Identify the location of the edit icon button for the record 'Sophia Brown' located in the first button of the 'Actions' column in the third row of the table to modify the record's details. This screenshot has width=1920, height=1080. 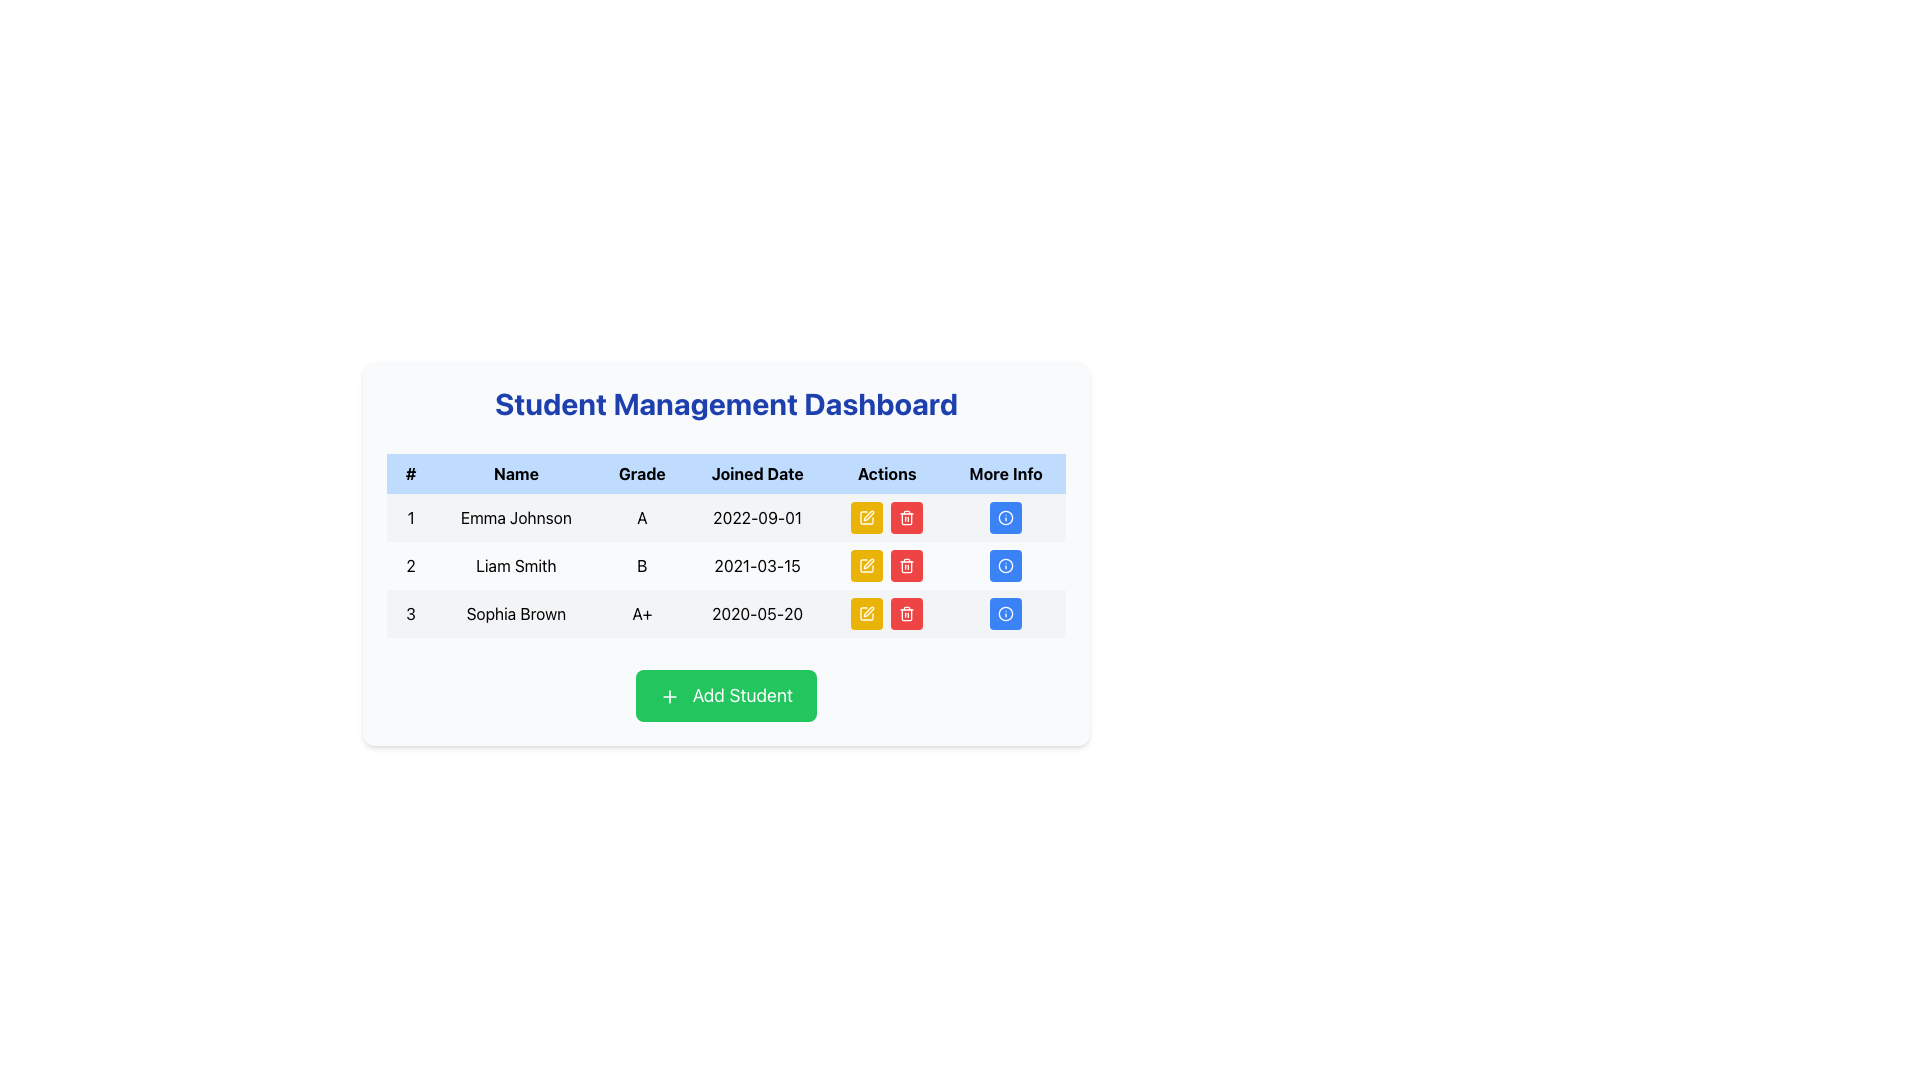
(867, 612).